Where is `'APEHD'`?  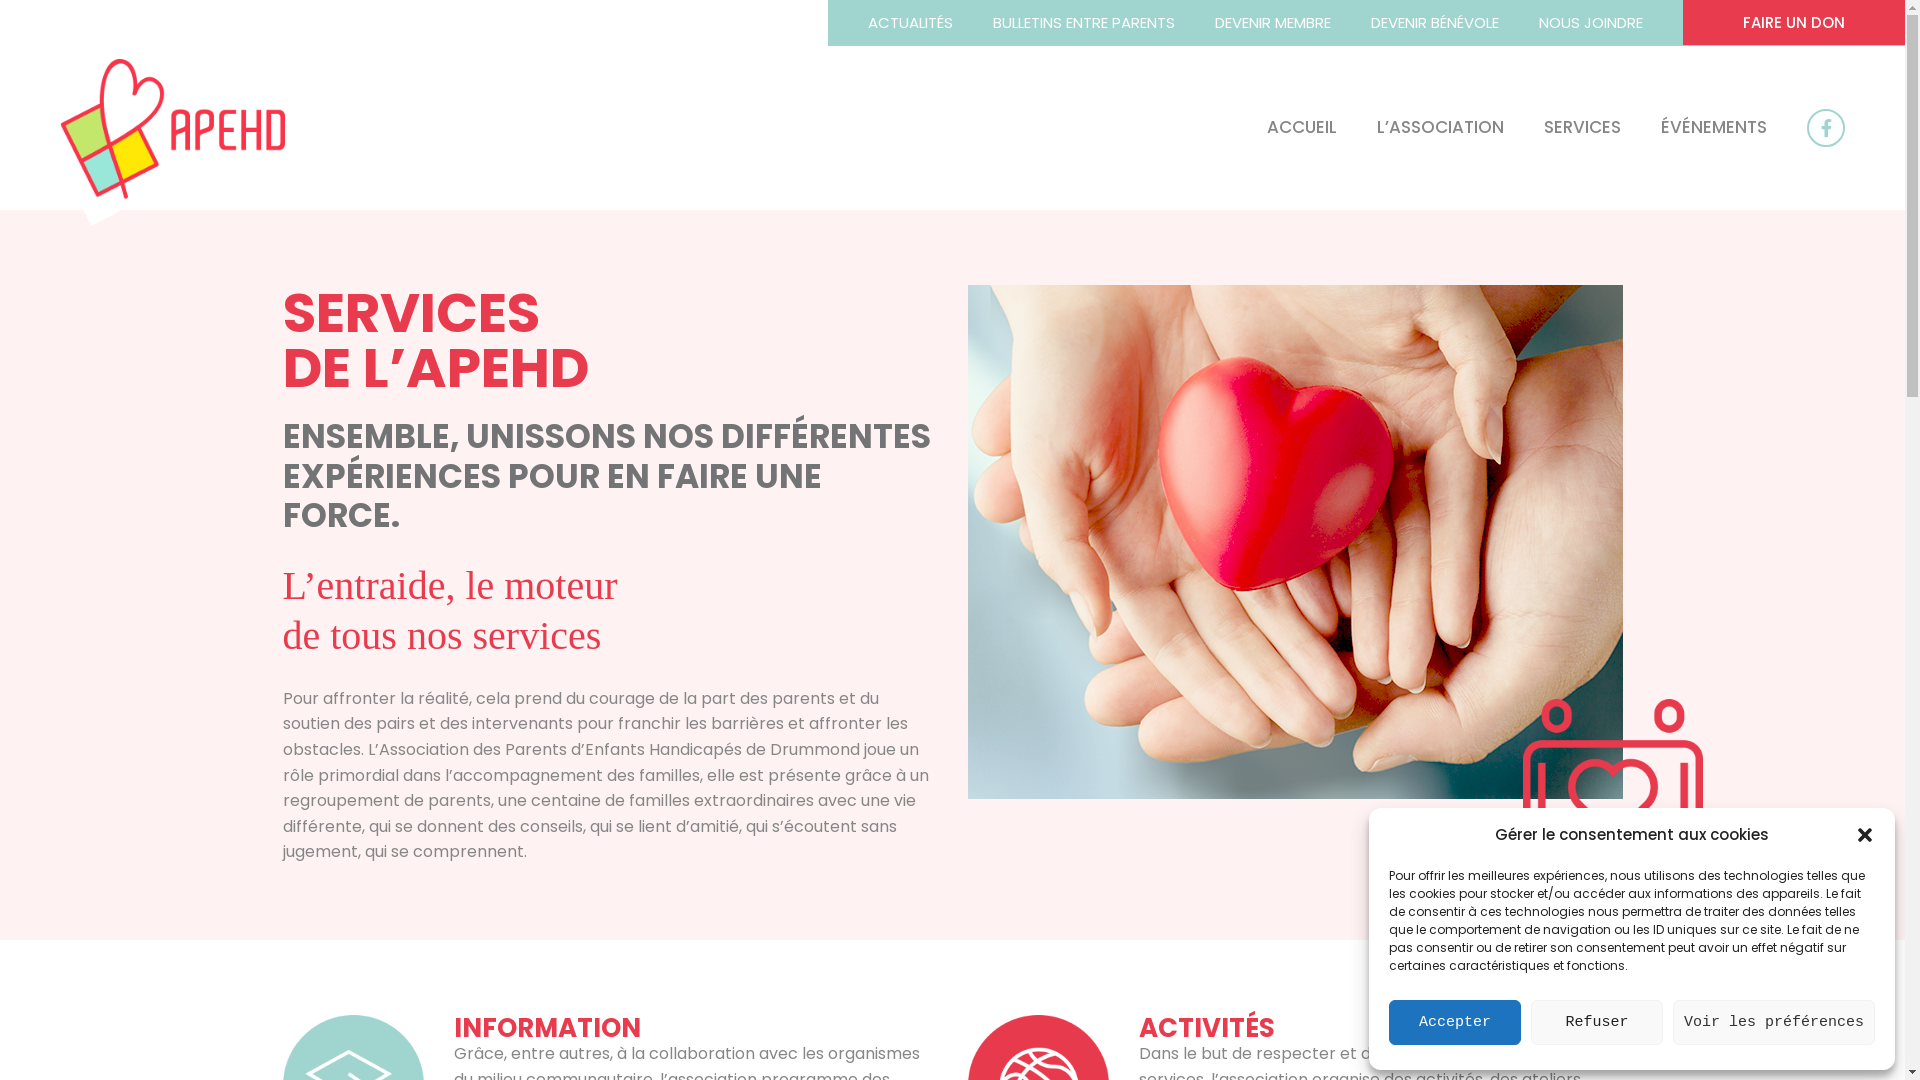 'APEHD' is located at coordinates (172, 126).